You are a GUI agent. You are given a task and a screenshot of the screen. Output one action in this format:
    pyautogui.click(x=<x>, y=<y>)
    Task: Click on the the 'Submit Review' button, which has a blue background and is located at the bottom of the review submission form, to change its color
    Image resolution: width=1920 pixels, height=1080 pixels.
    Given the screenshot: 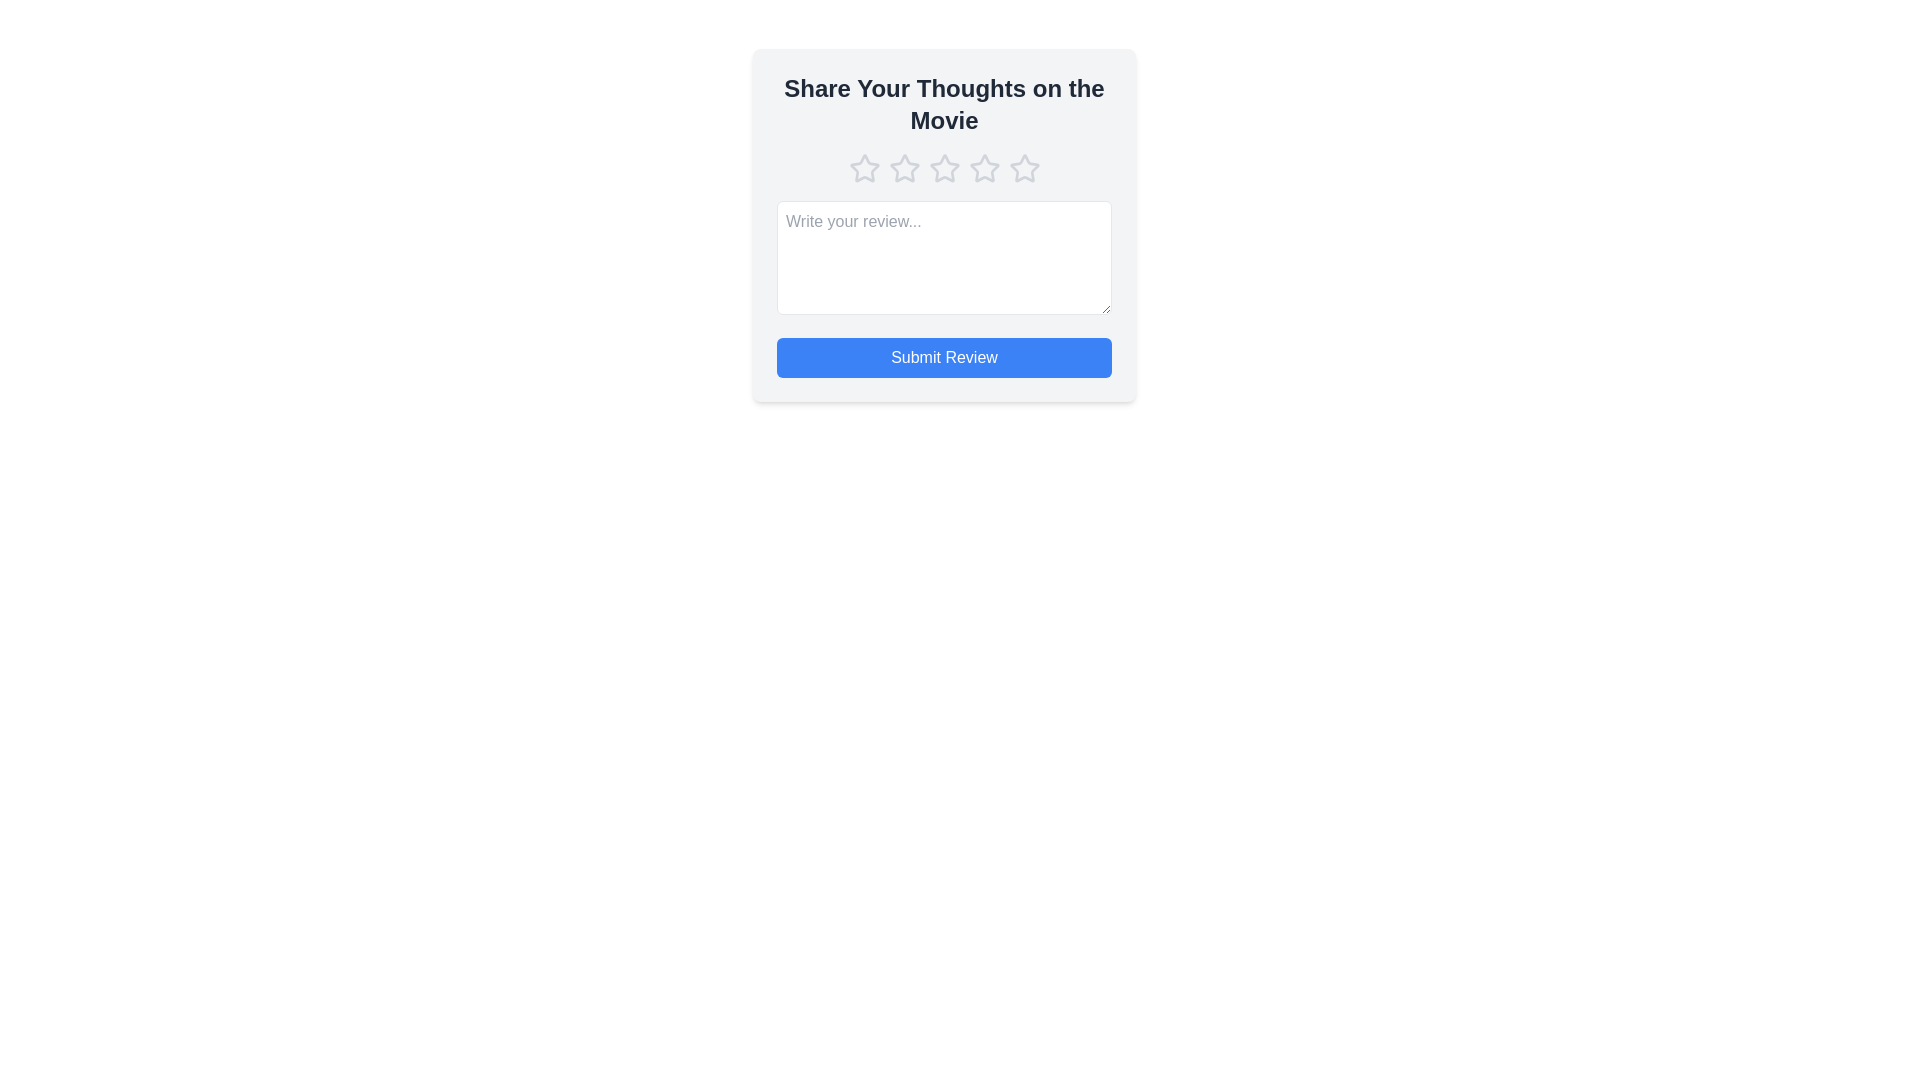 What is the action you would take?
    pyautogui.click(x=943, y=357)
    